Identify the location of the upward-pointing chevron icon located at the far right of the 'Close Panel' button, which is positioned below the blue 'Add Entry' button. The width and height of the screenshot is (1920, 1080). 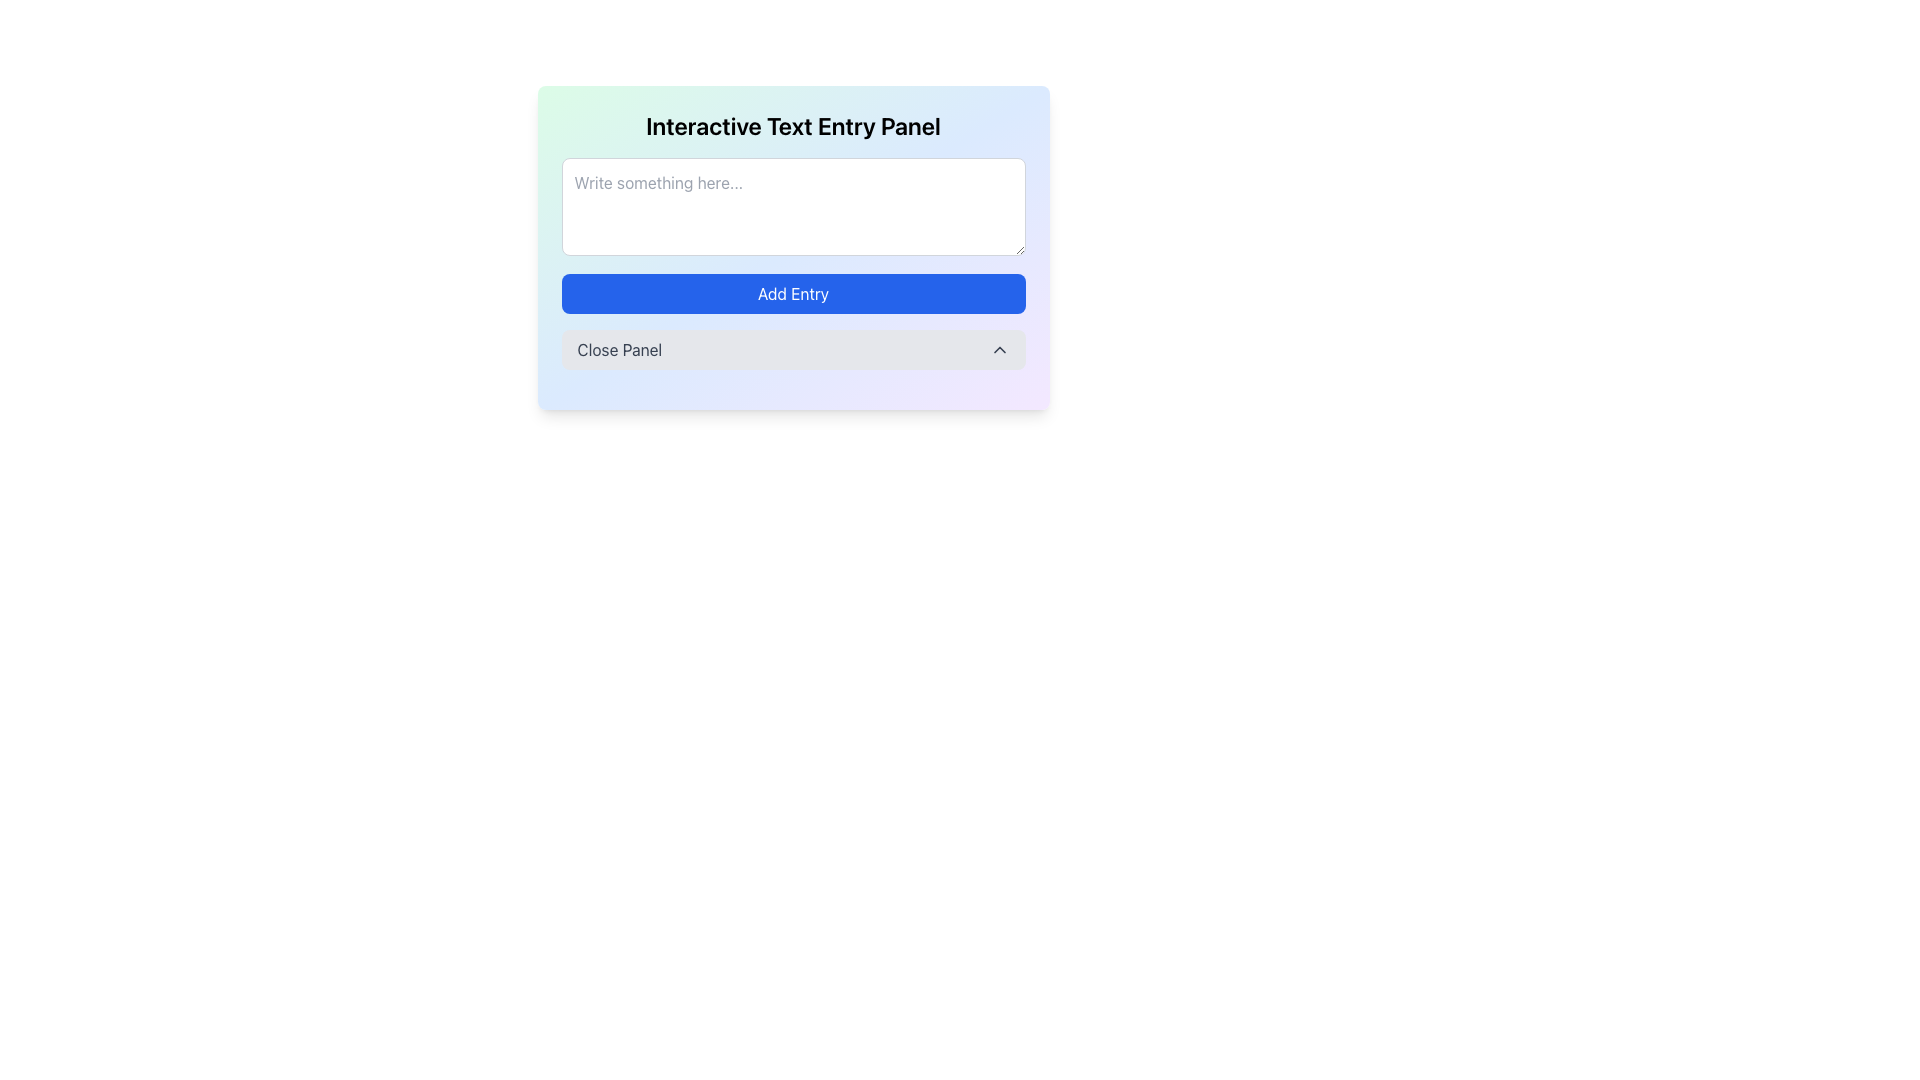
(999, 349).